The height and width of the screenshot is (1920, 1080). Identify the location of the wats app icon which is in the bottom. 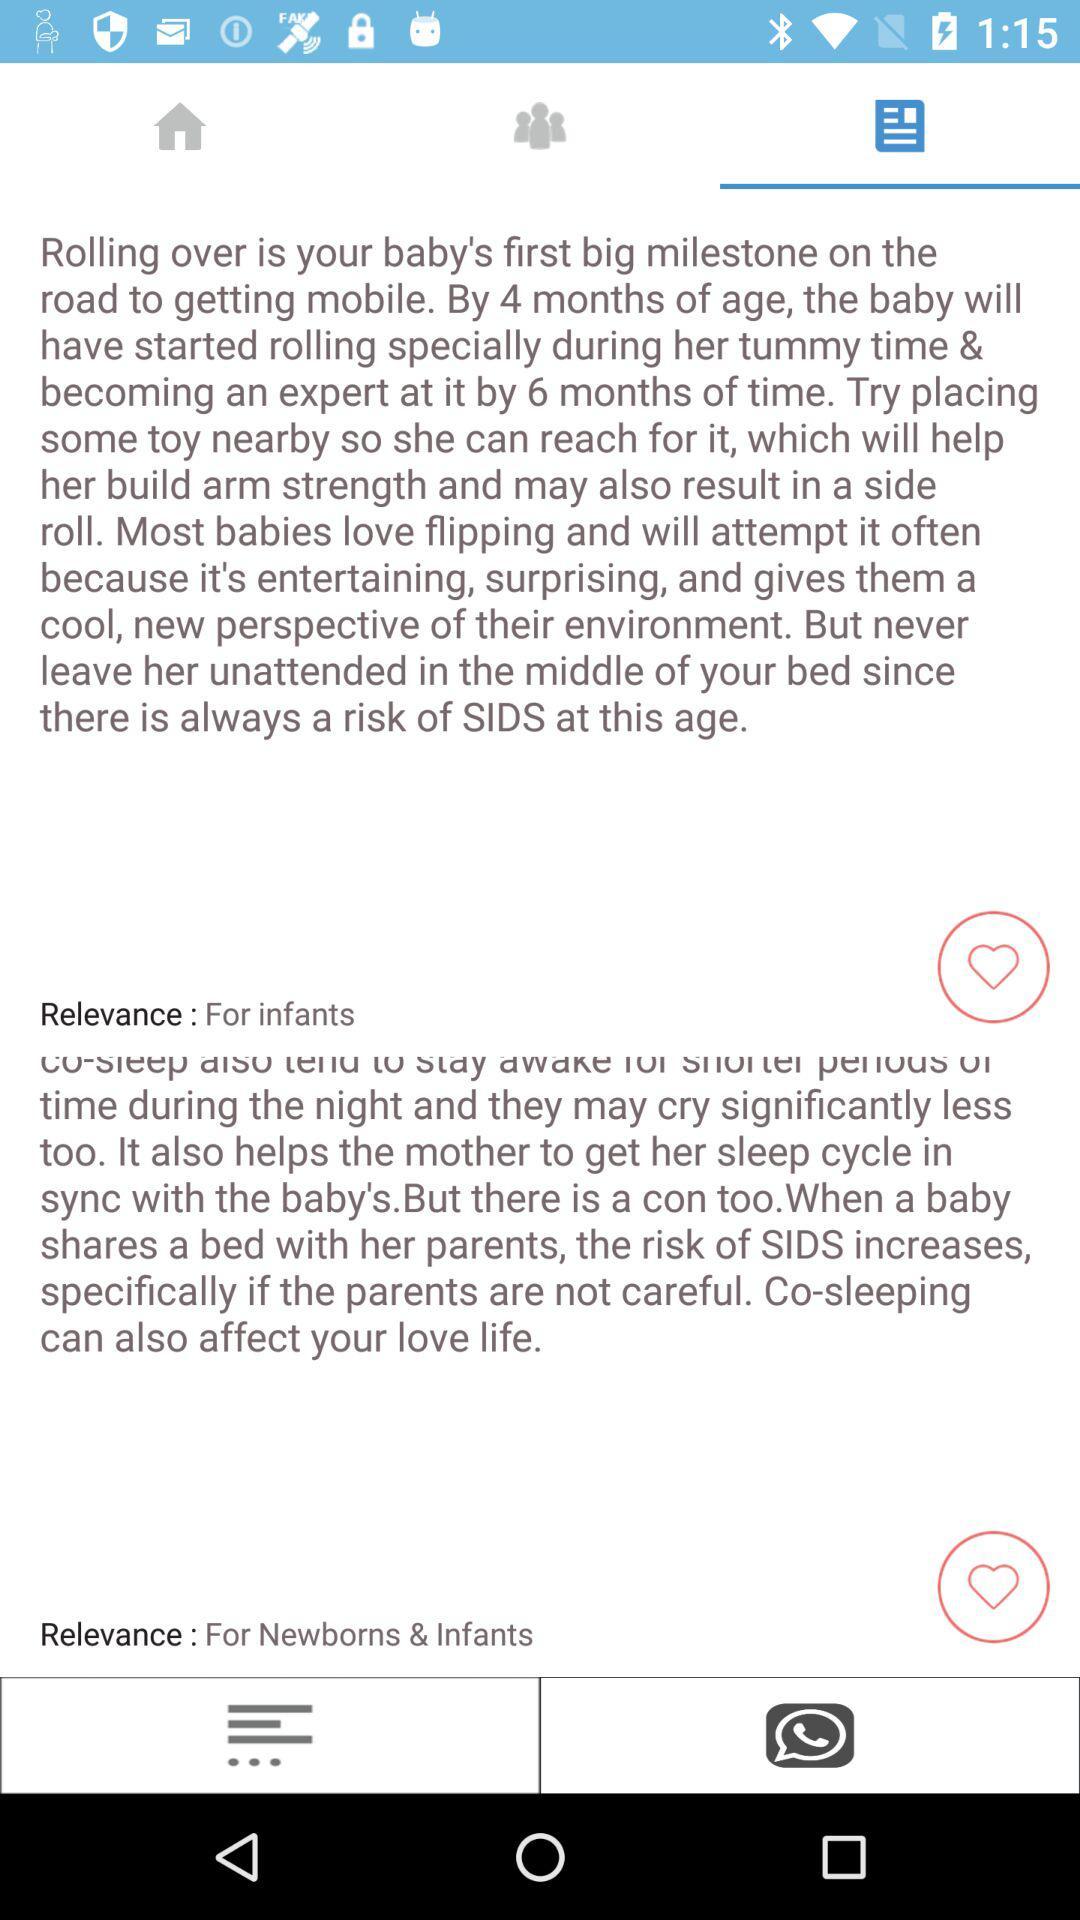
(810, 1734).